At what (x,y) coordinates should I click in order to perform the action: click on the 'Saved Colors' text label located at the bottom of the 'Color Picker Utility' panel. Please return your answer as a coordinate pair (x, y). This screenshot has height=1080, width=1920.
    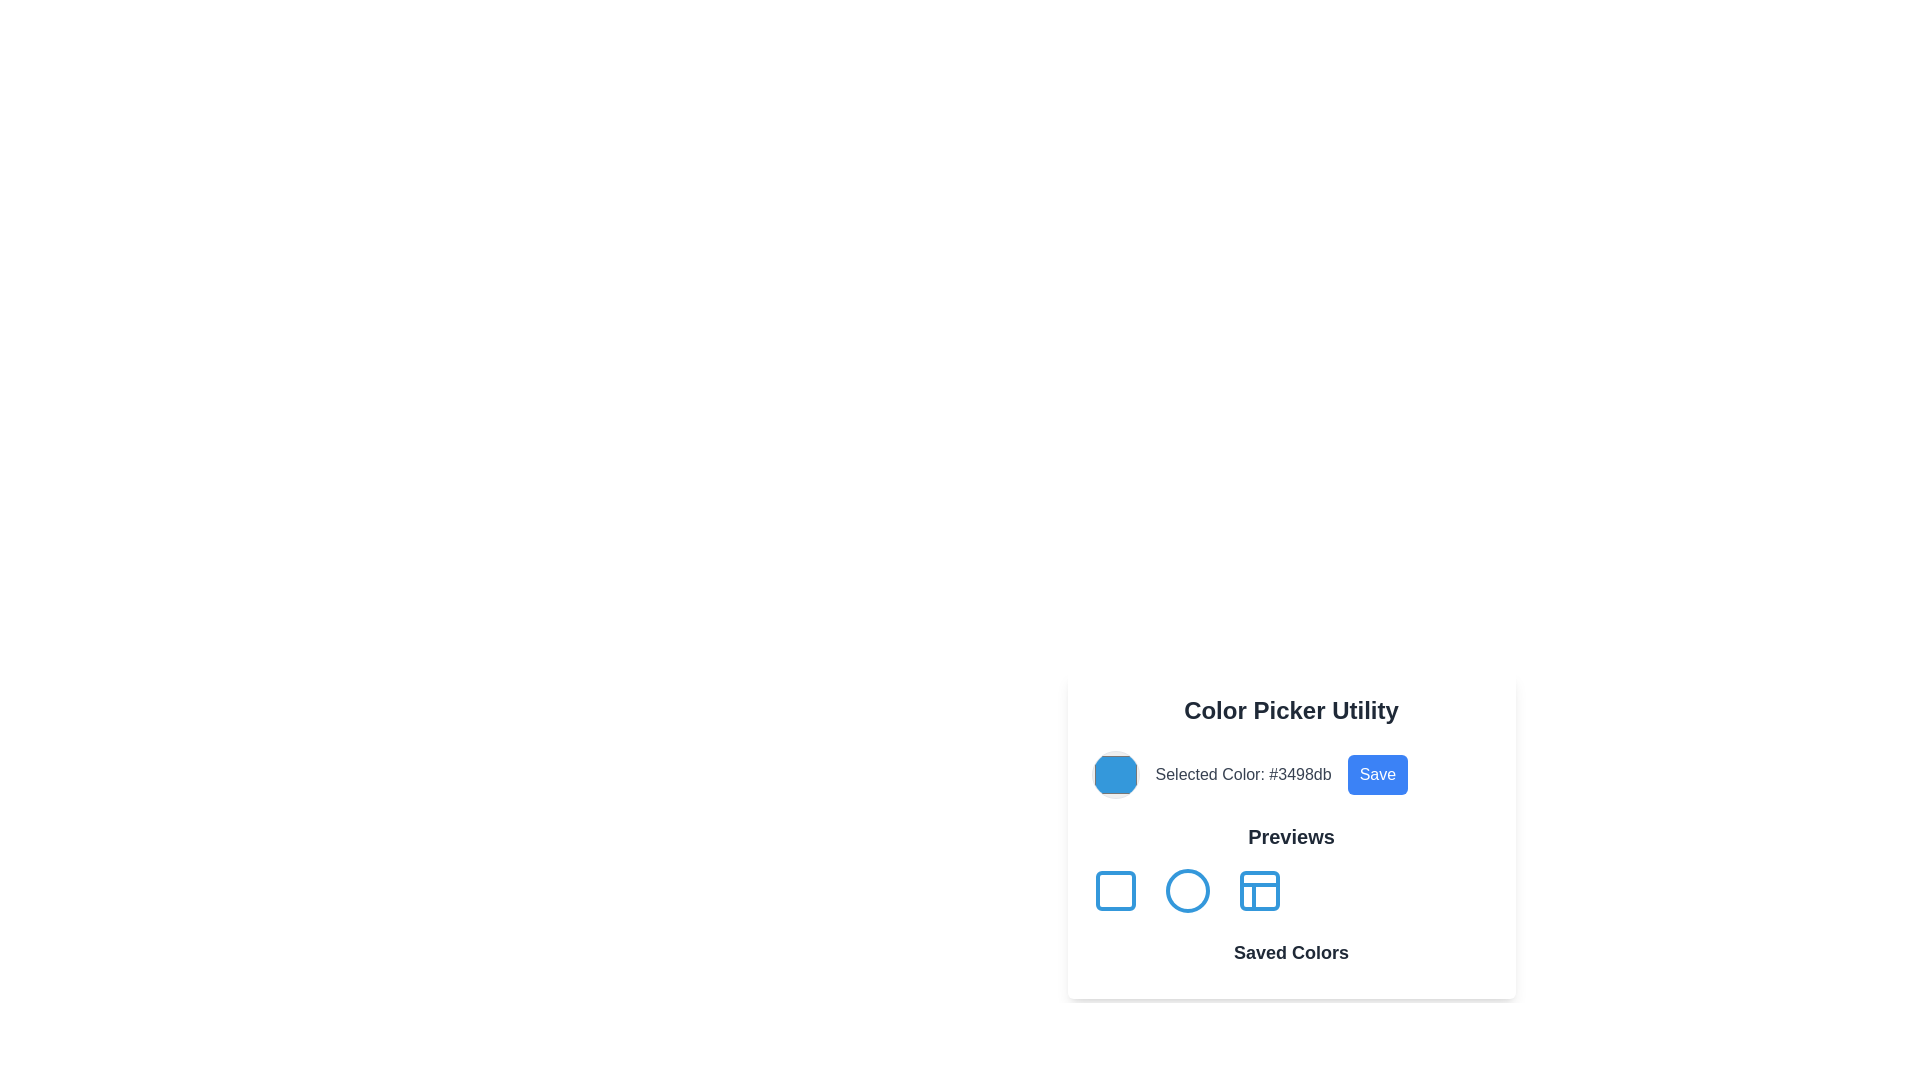
    Looking at the image, I should click on (1291, 955).